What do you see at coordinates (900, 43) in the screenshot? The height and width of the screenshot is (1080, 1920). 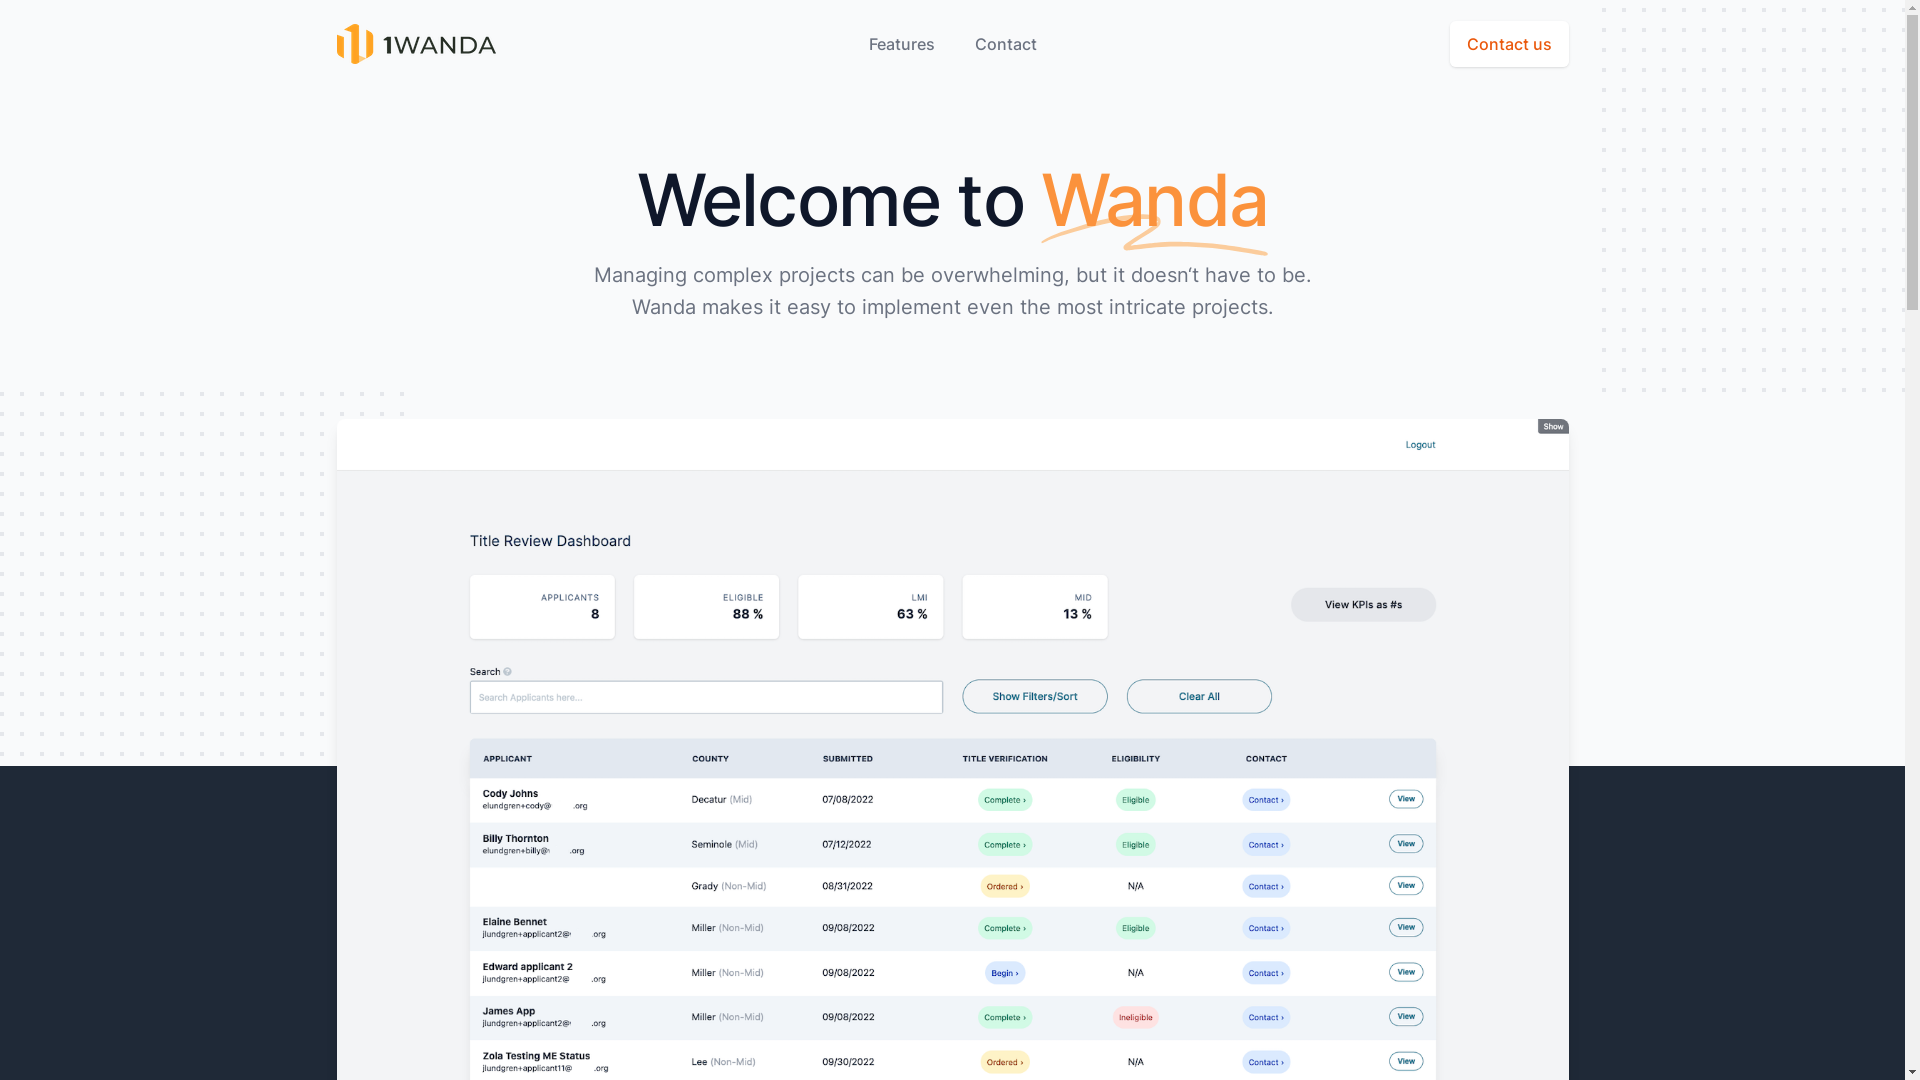 I see `'Features'` at bounding box center [900, 43].